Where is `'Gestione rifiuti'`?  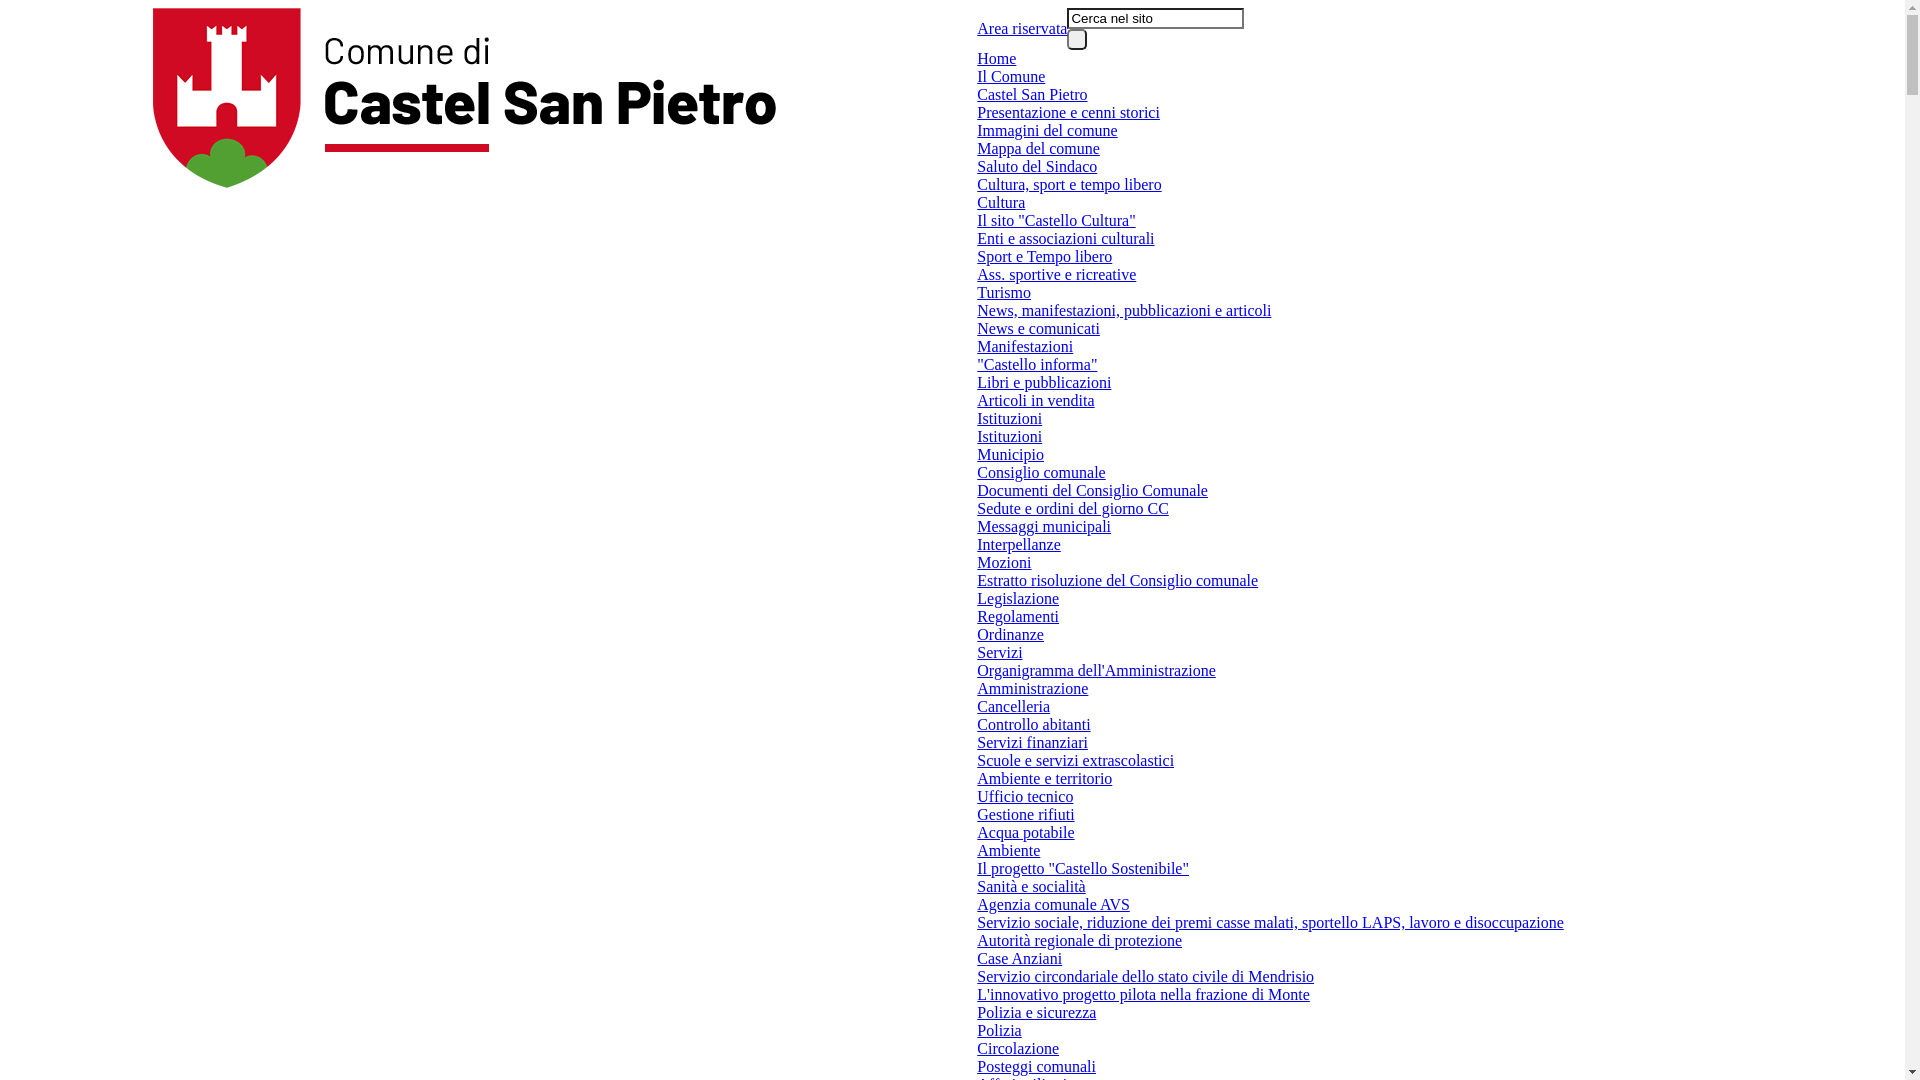
'Gestione rifiuti' is located at coordinates (977, 814).